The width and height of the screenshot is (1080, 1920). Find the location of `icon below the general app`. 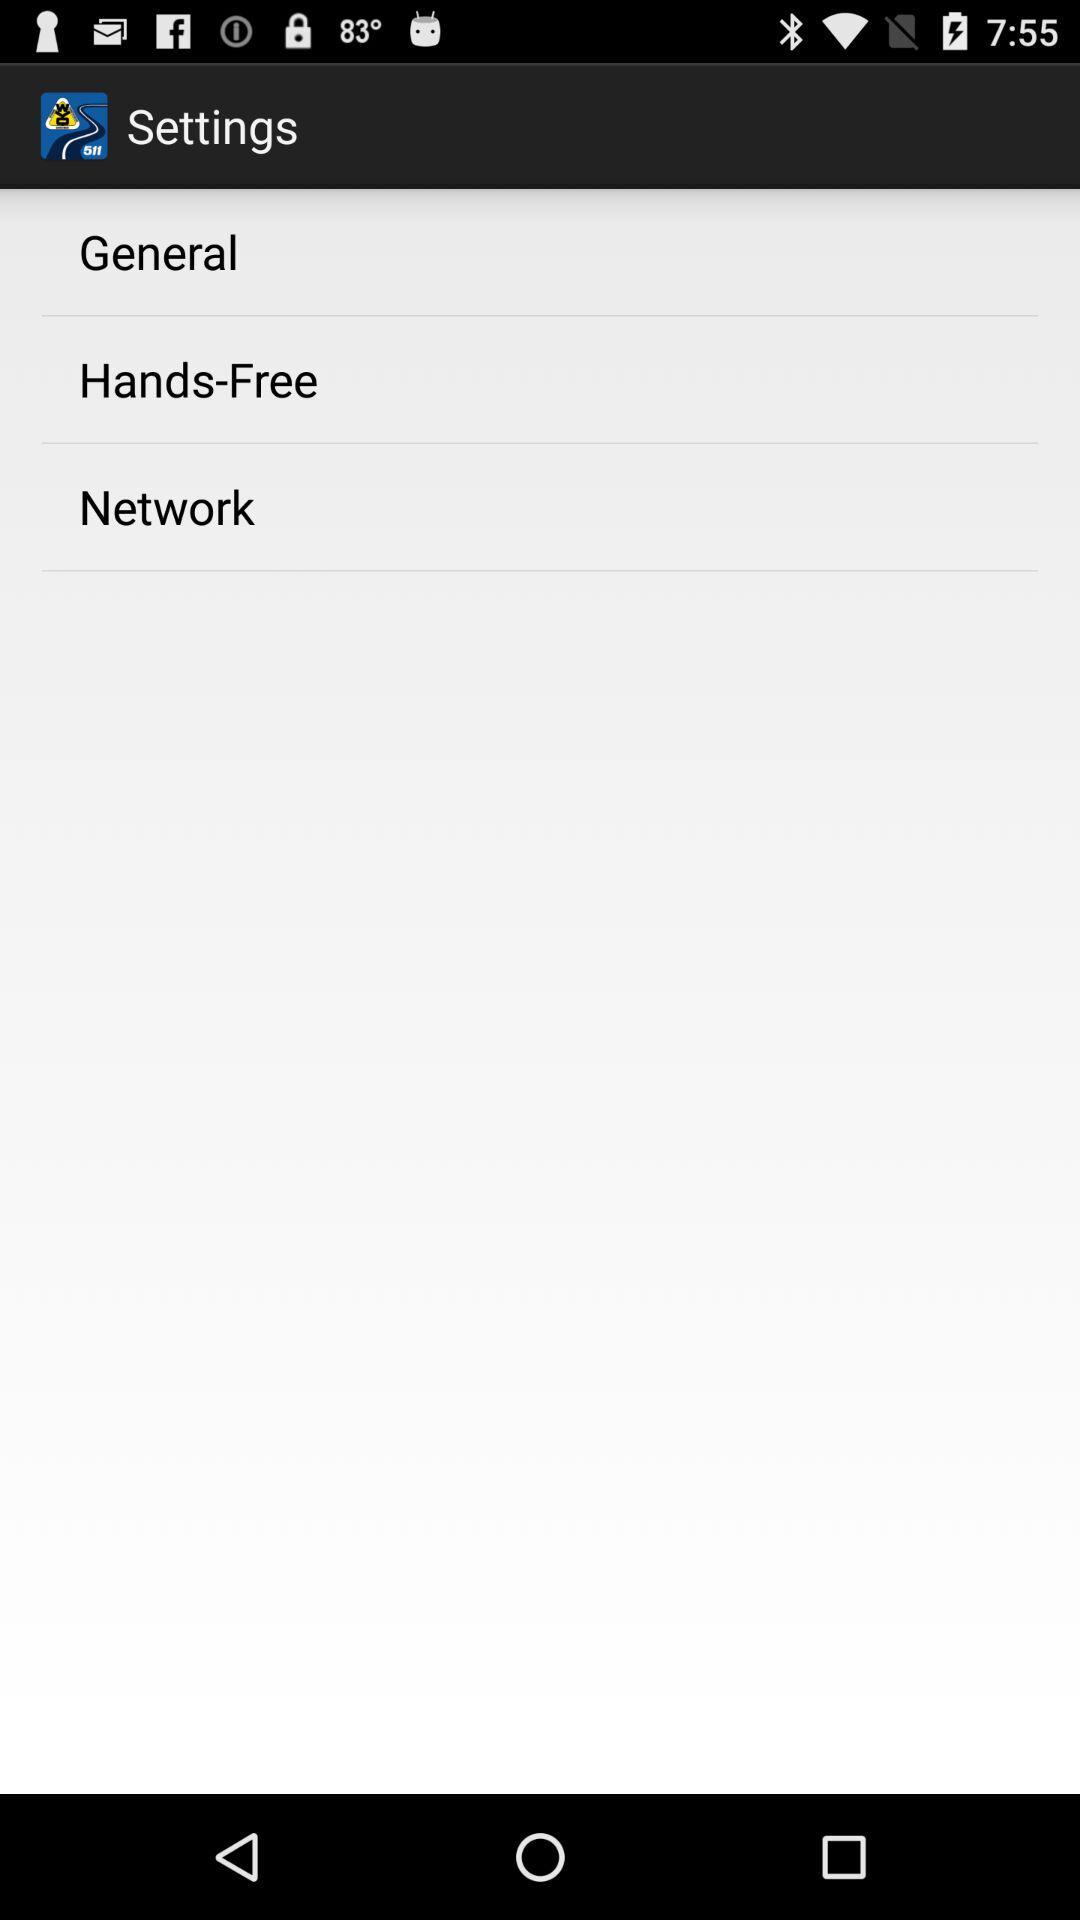

icon below the general app is located at coordinates (198, 379).